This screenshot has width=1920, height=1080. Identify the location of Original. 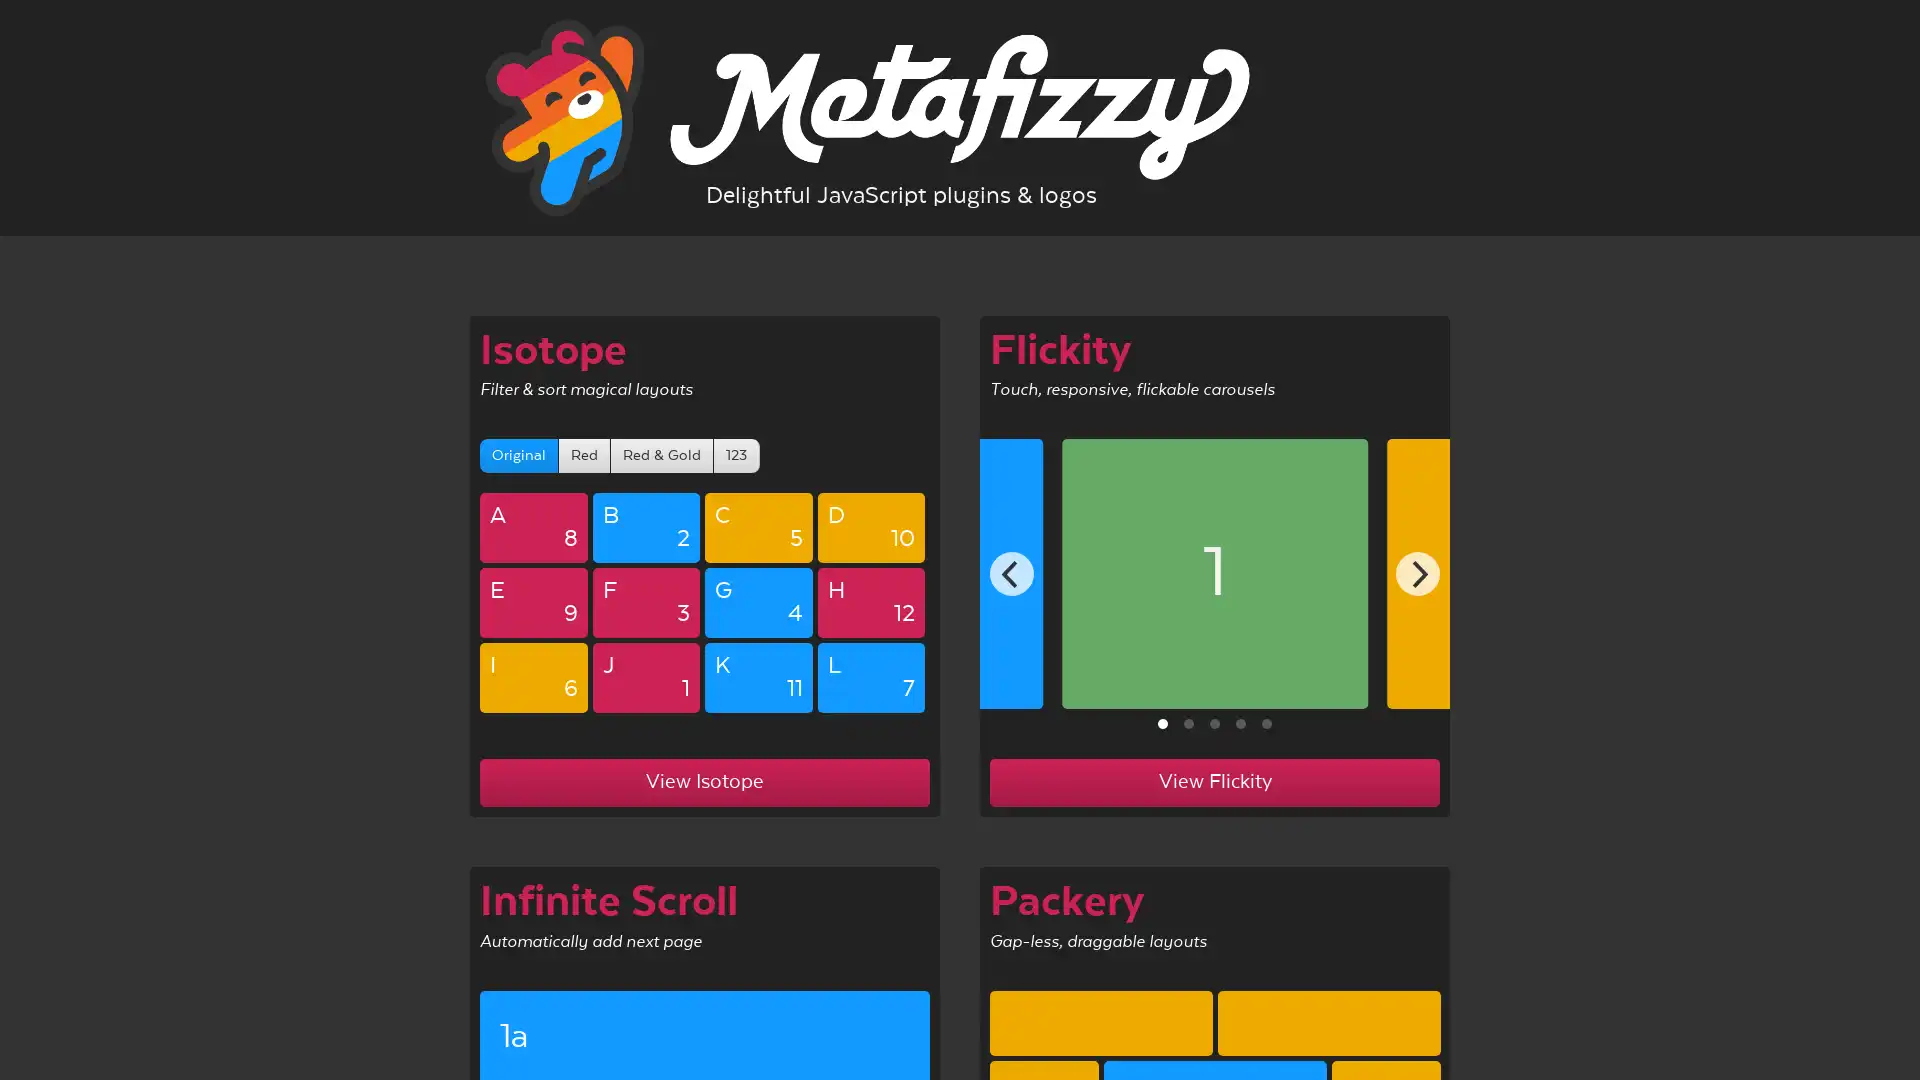
(518, 455).